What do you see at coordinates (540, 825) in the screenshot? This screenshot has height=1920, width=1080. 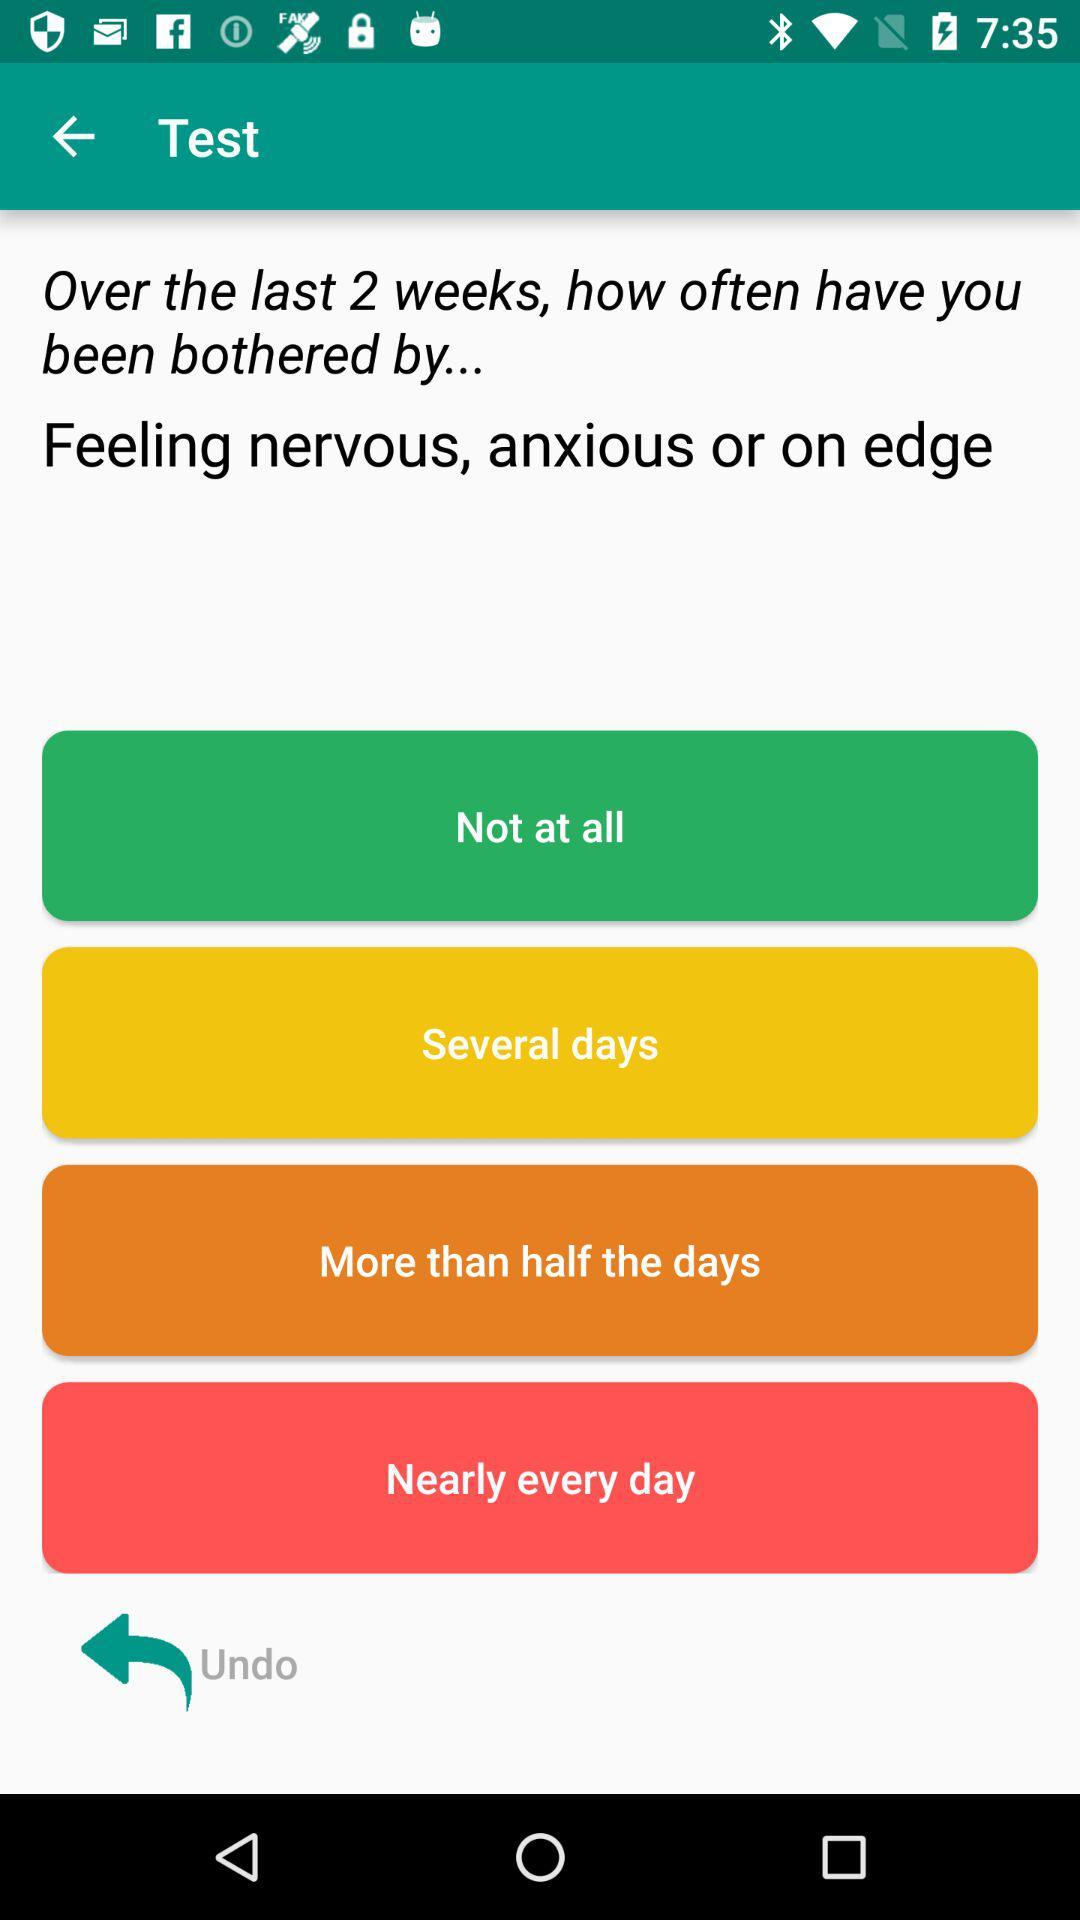 I see `the not at all item` at bounding box center [540, 825].